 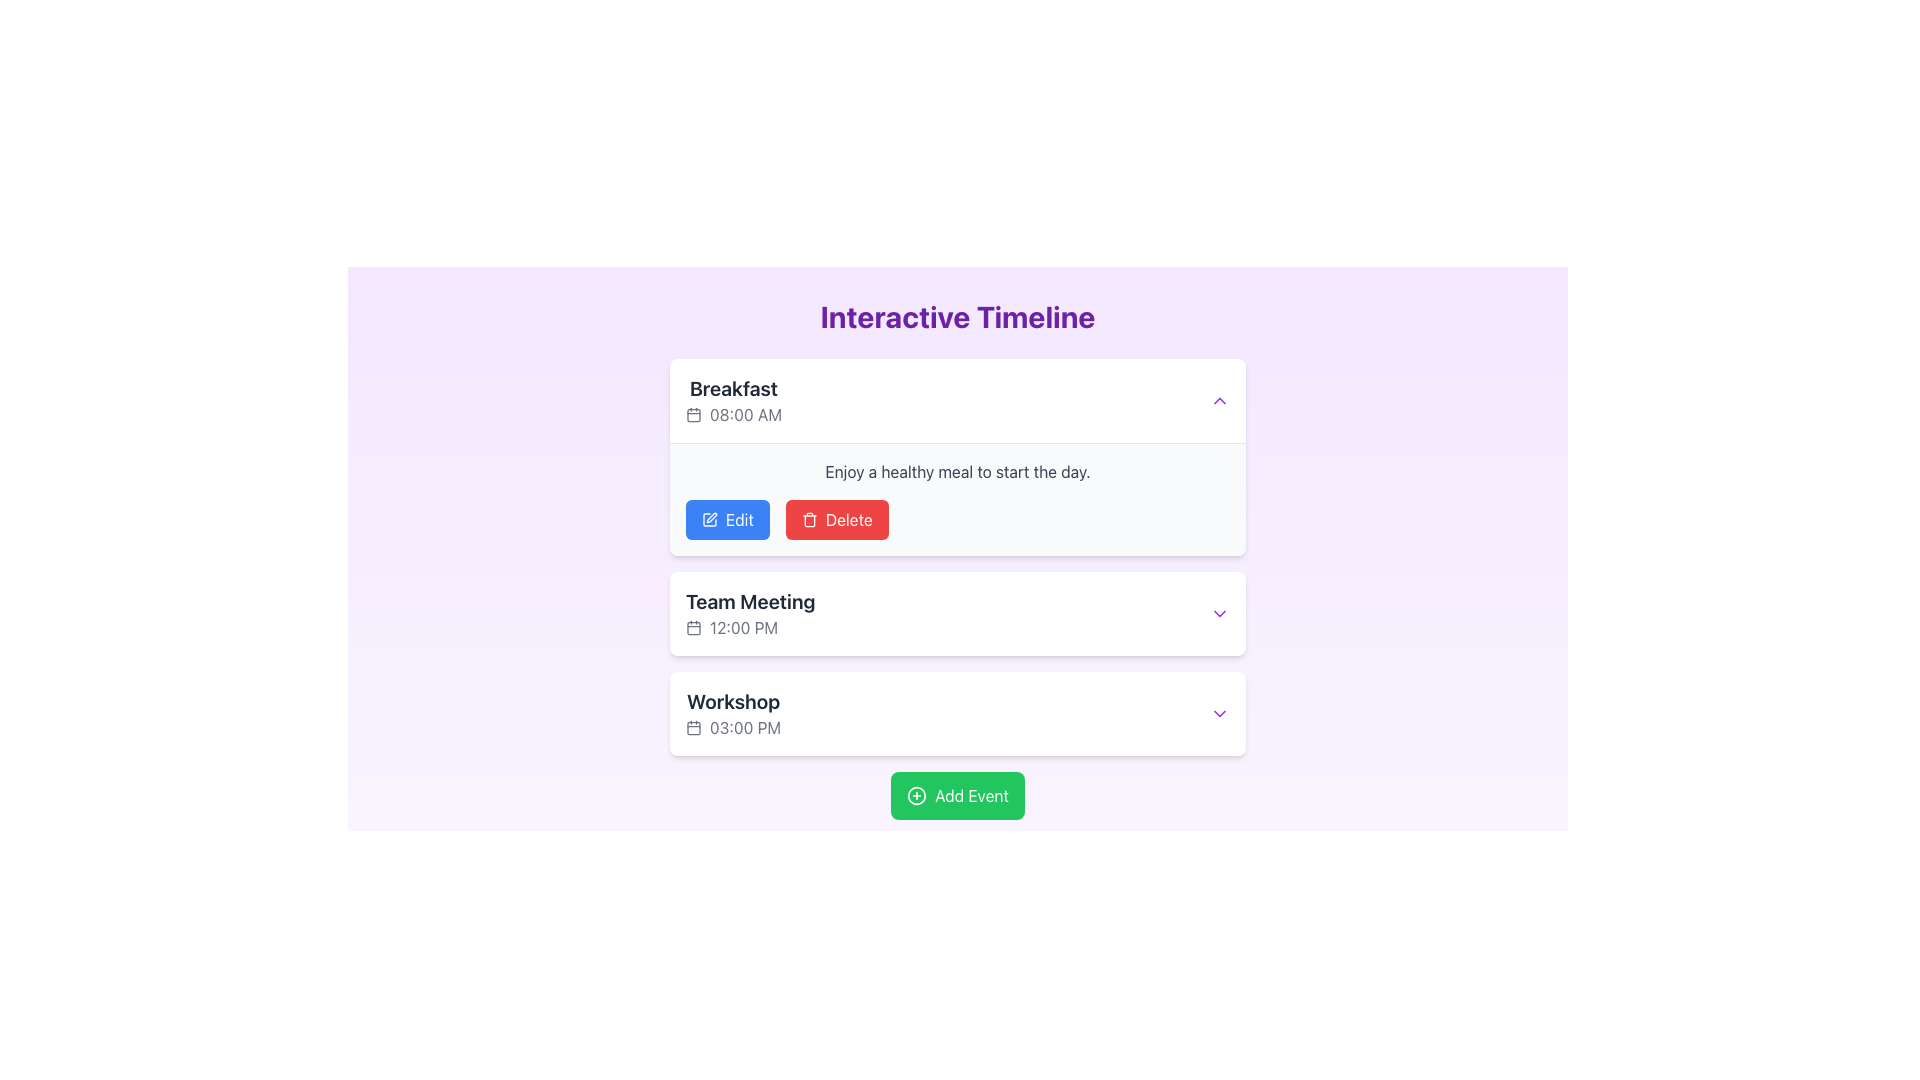 I want to click on the static label displaying the time '12:00 PM' in gray color, which is part of the 'Team Meeting' entry on the interactive timeline, so click(x=749, y=627).